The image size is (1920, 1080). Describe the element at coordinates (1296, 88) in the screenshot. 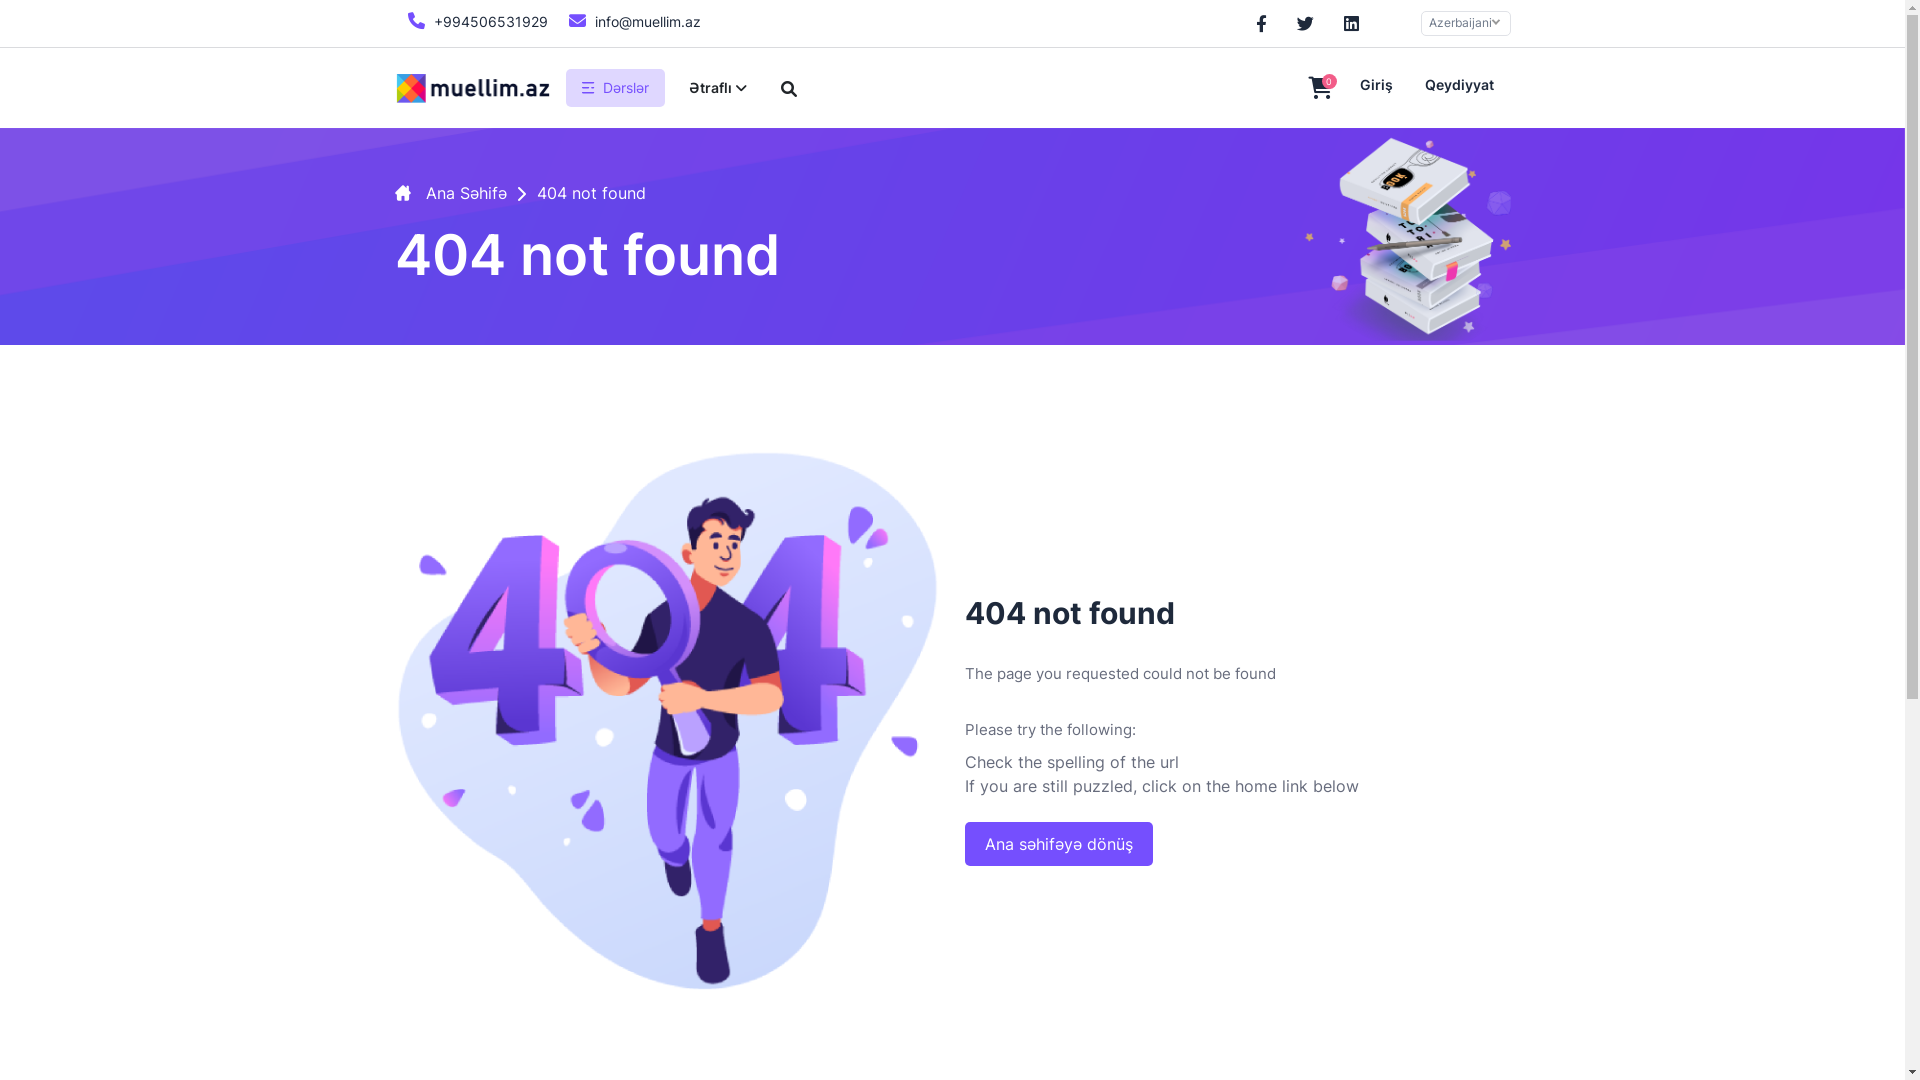

I see `'0'` at that location.